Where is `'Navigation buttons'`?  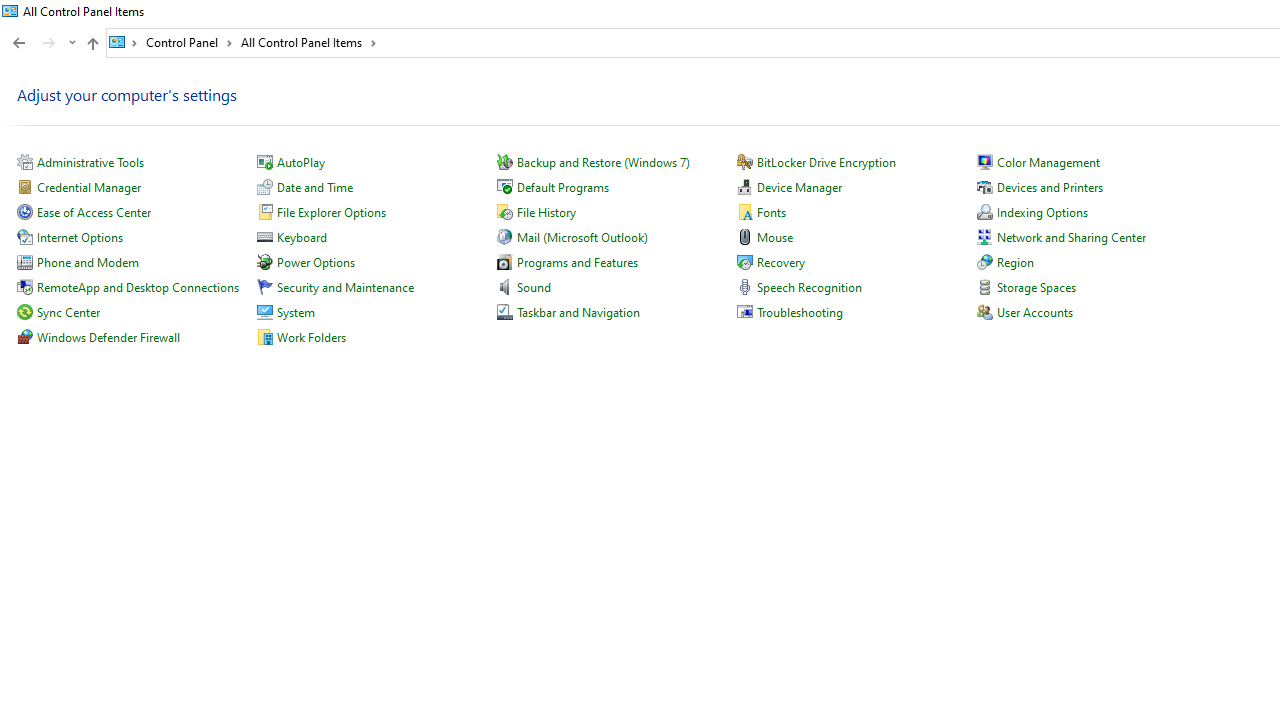 'Navigation buttons' is located at coordinates (42, 43).